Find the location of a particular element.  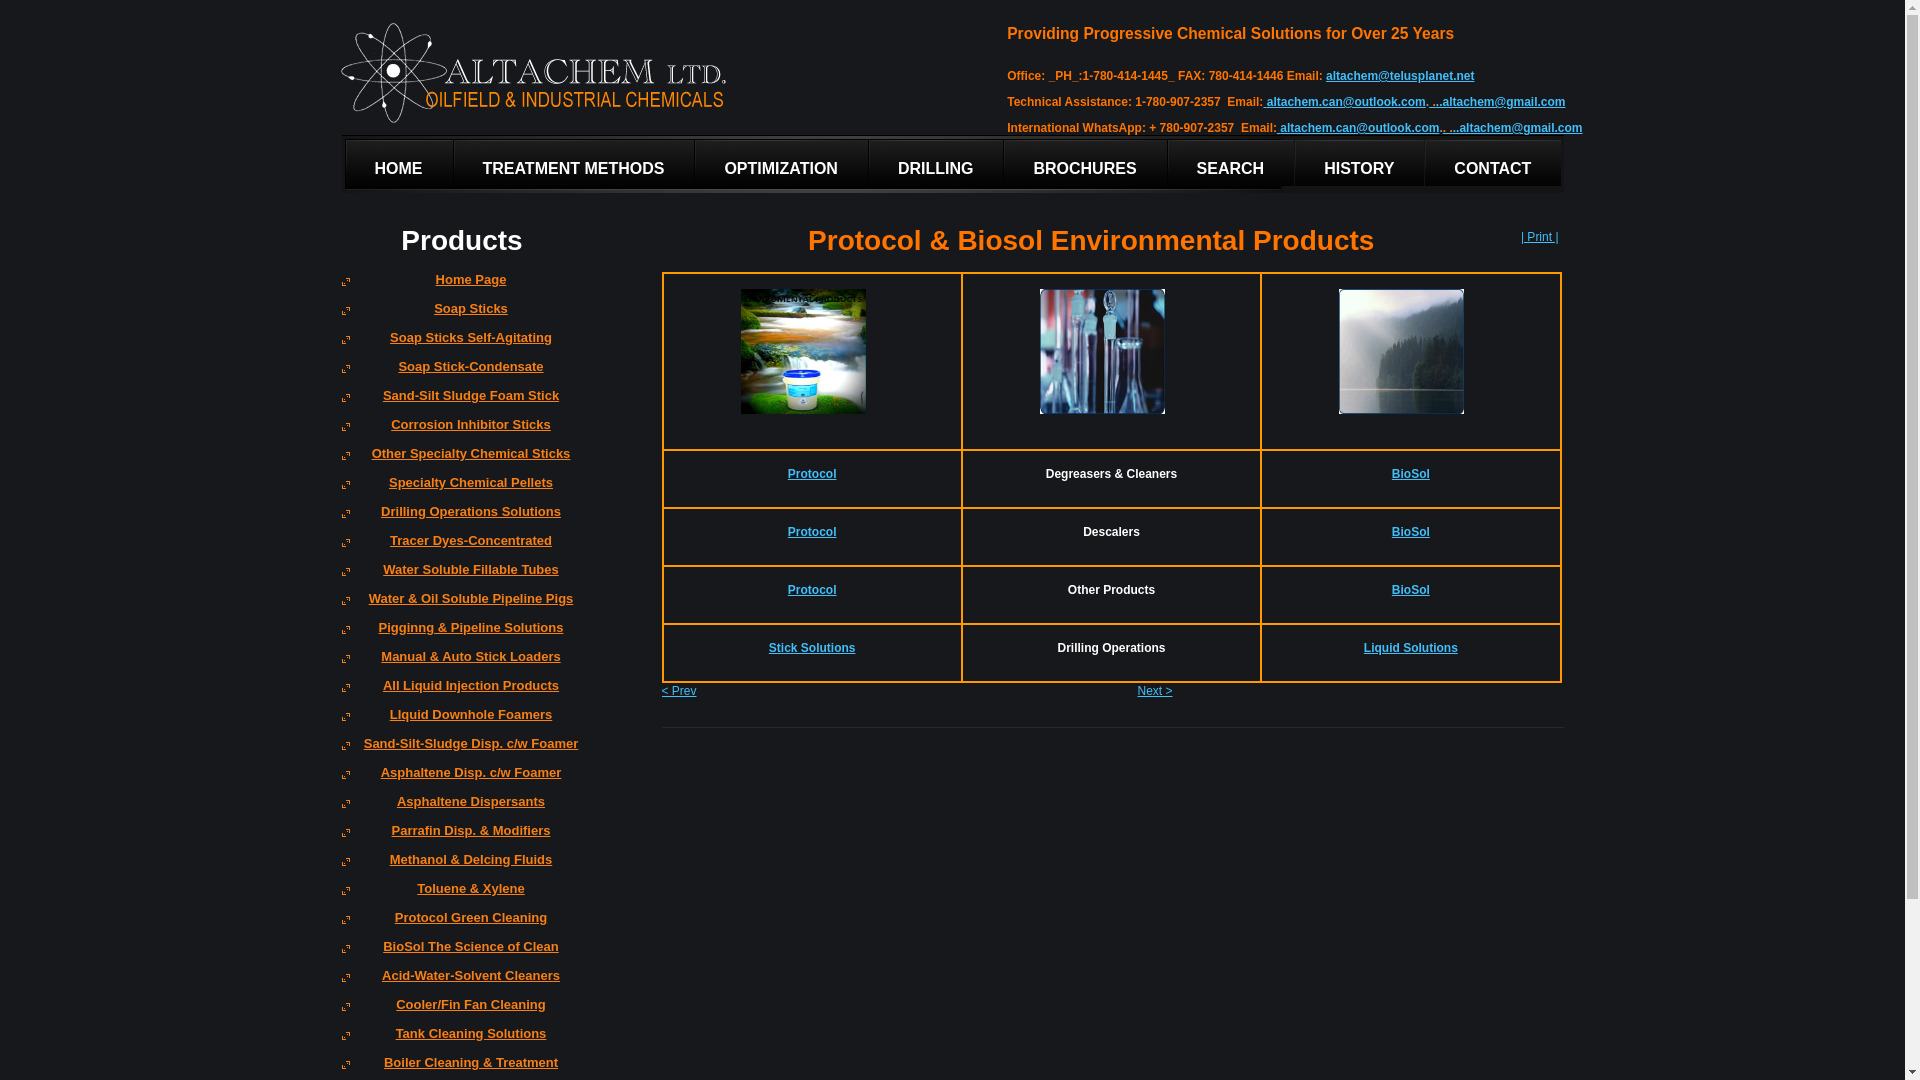

'Next >' is located at coordinates (1155, 689).